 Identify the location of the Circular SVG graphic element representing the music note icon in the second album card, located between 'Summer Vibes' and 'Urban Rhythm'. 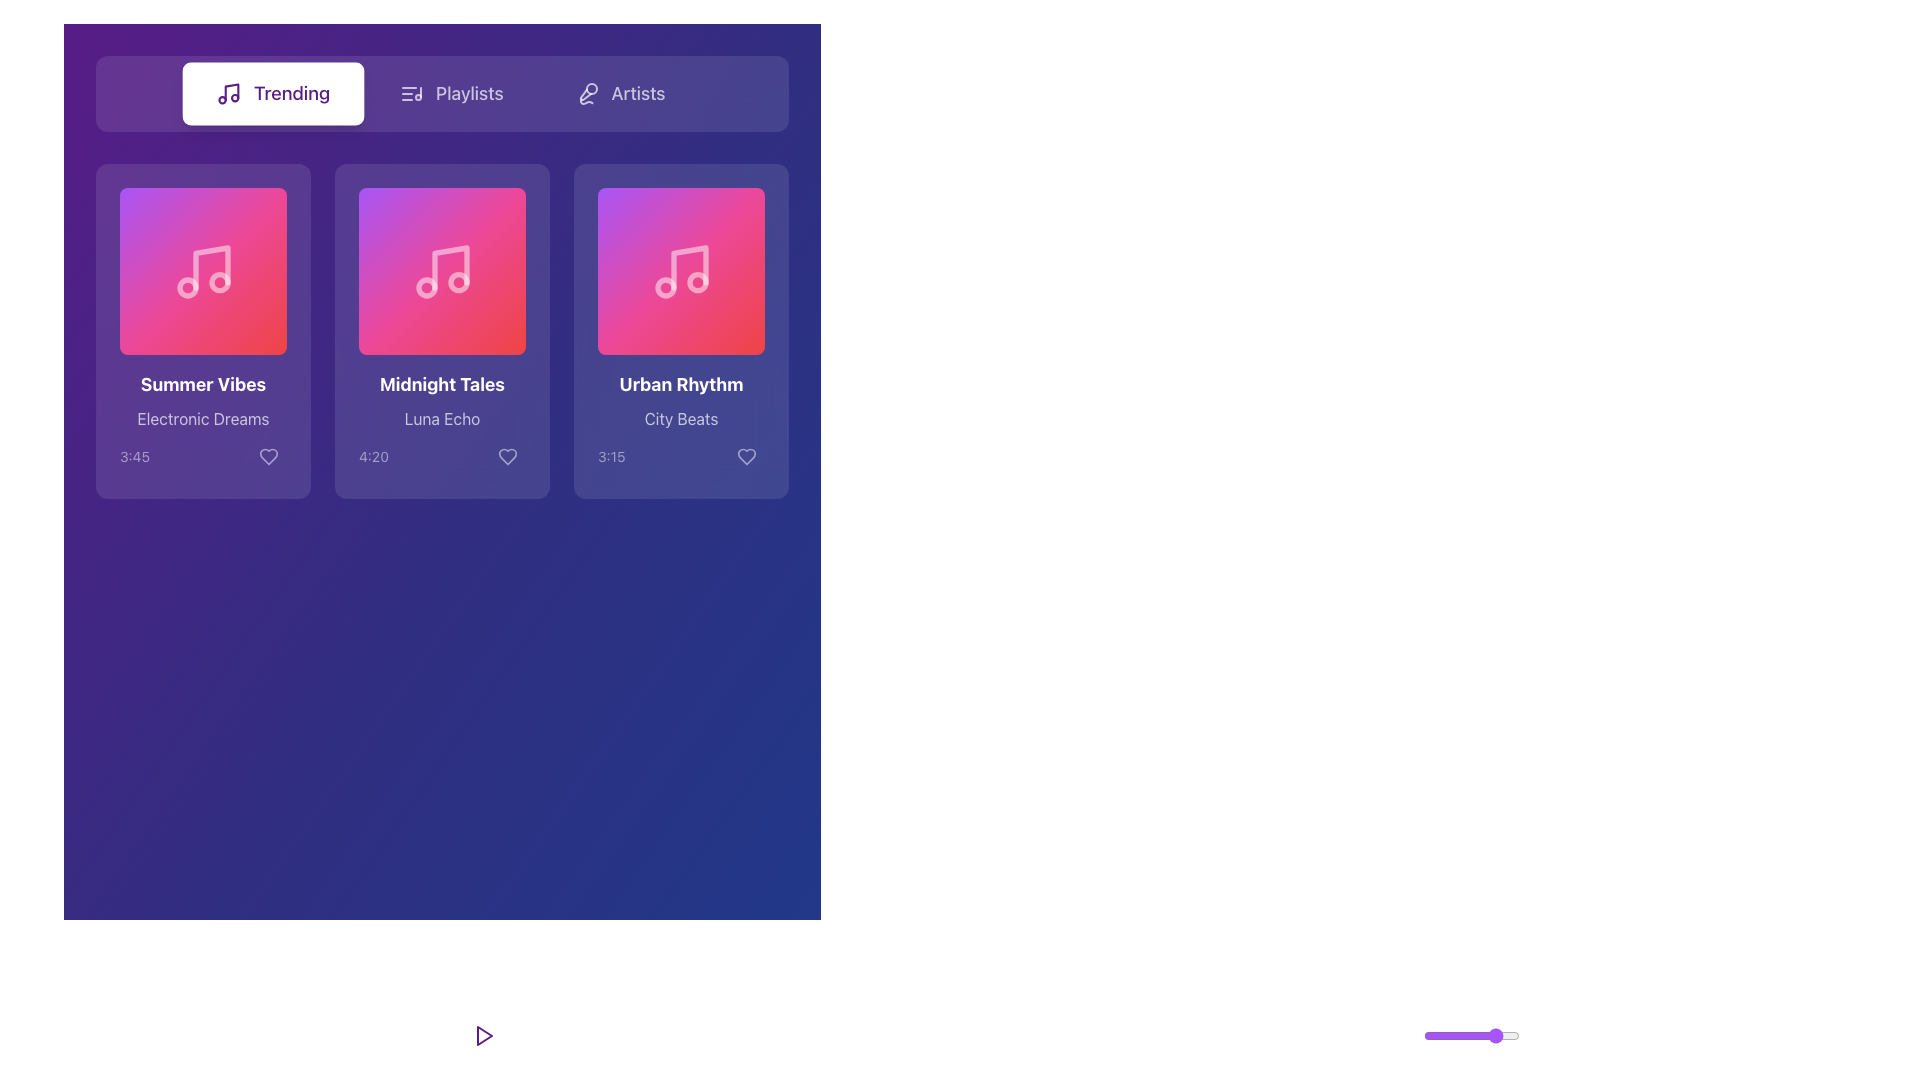
(425, 287).